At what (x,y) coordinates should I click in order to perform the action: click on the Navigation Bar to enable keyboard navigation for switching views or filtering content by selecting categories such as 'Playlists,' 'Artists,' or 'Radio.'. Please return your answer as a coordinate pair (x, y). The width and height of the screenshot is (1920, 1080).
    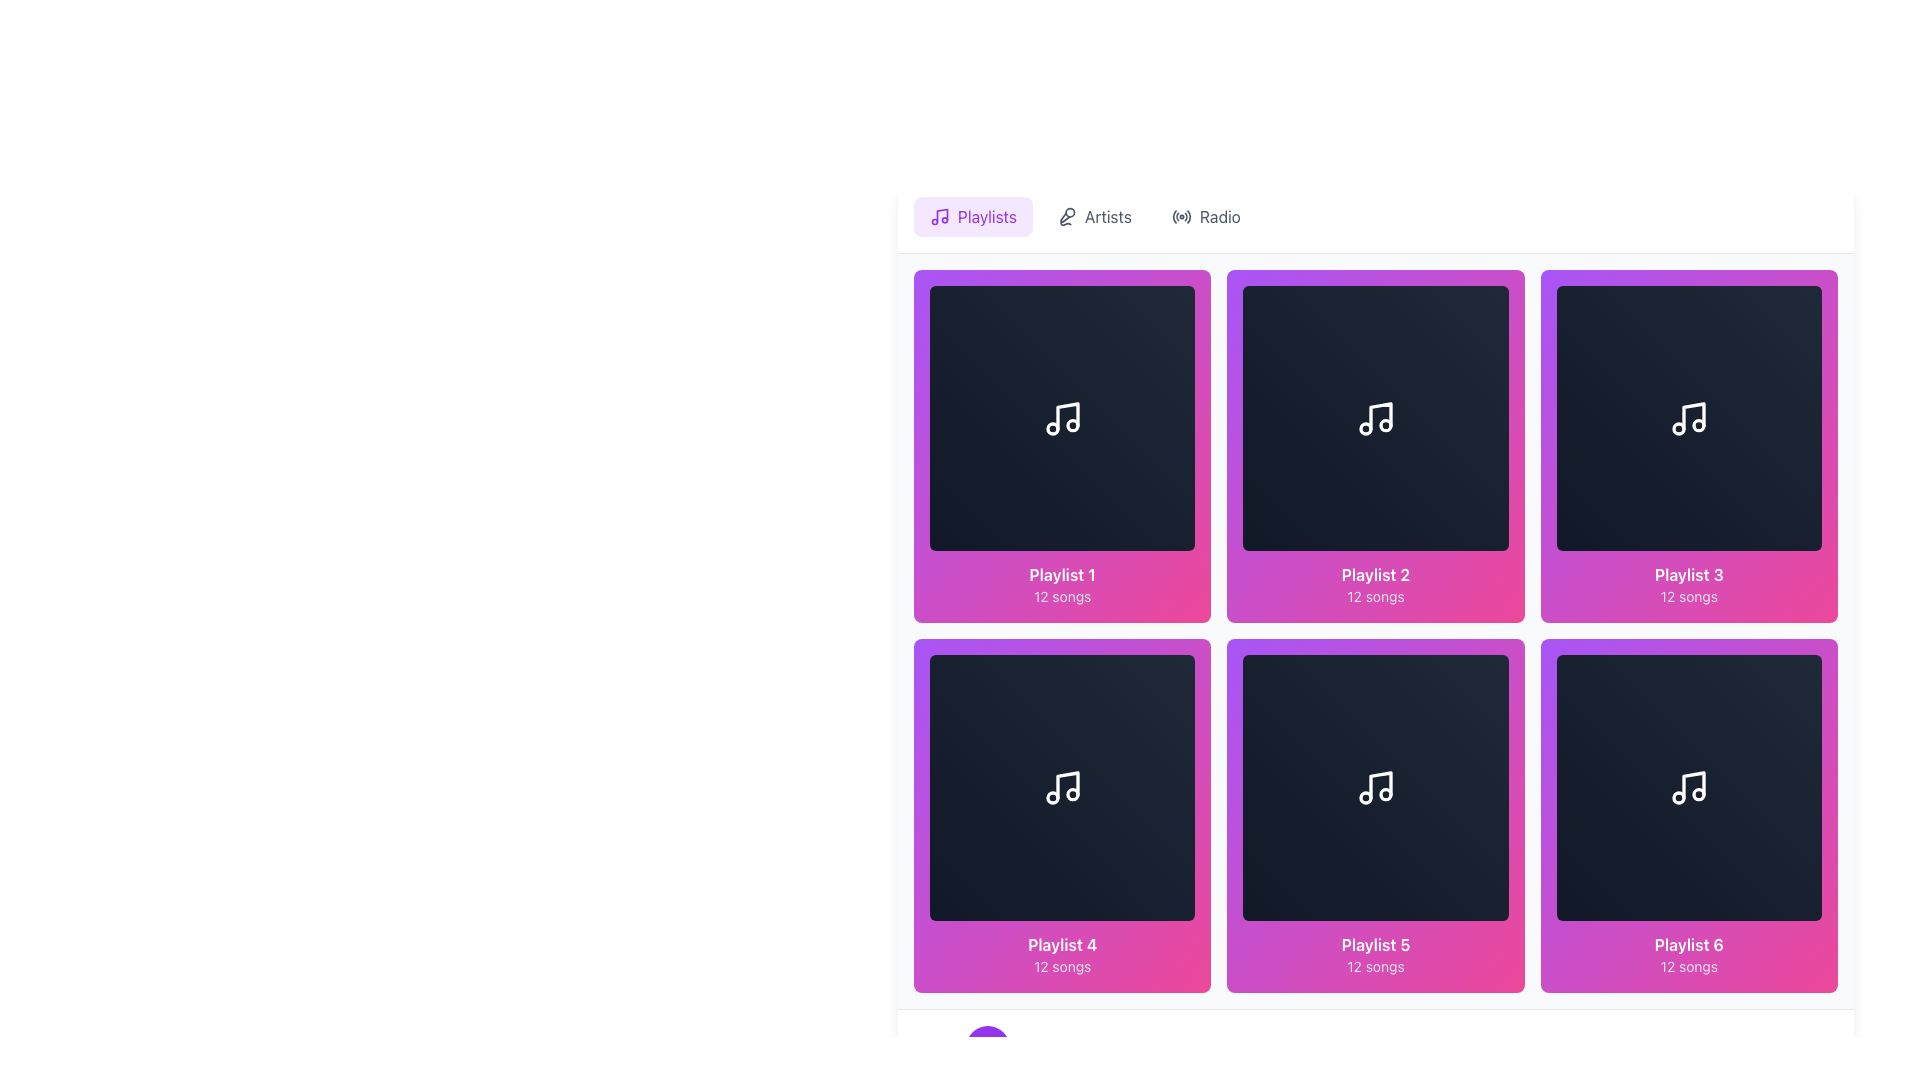
    Looking at the image, I should click on (1375, 216).